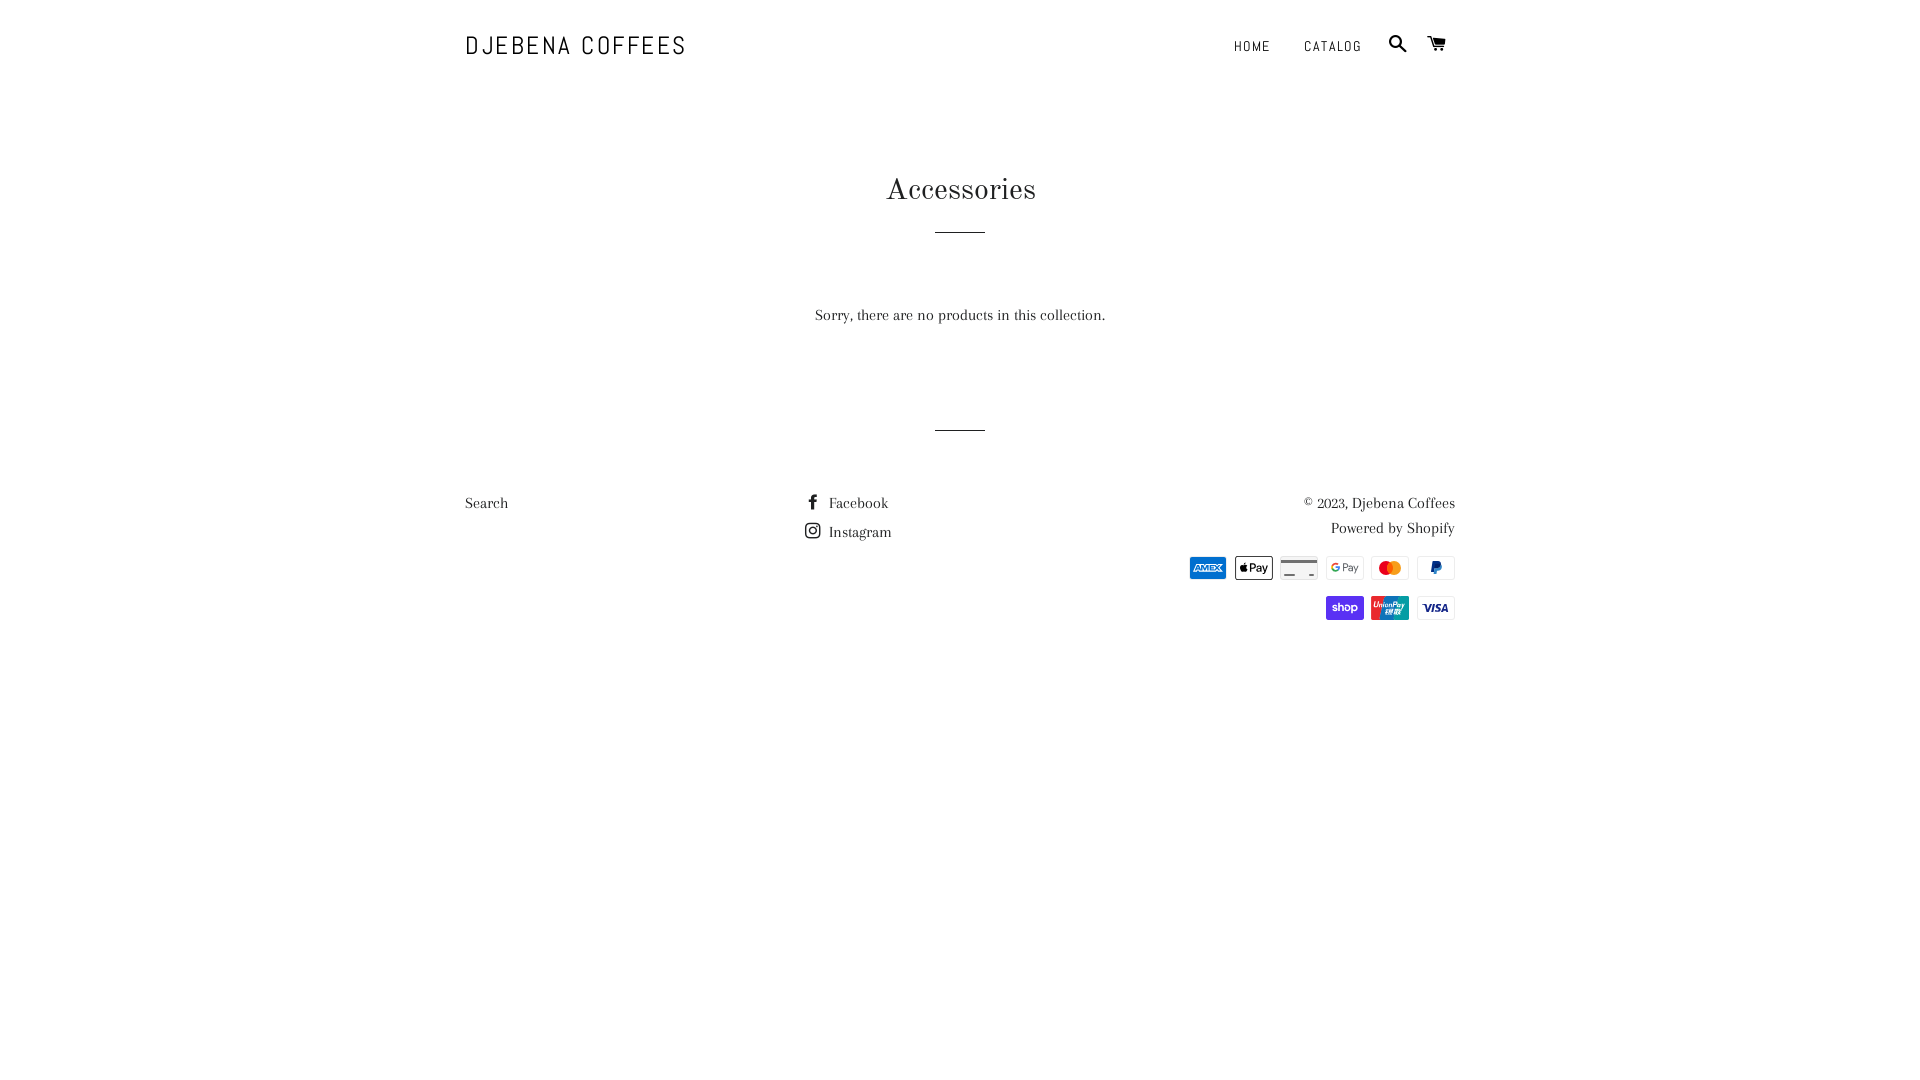 The width and height of the screenshot is (1920, 1080). I want to click on 'SEARCH', so click(1379, 45).